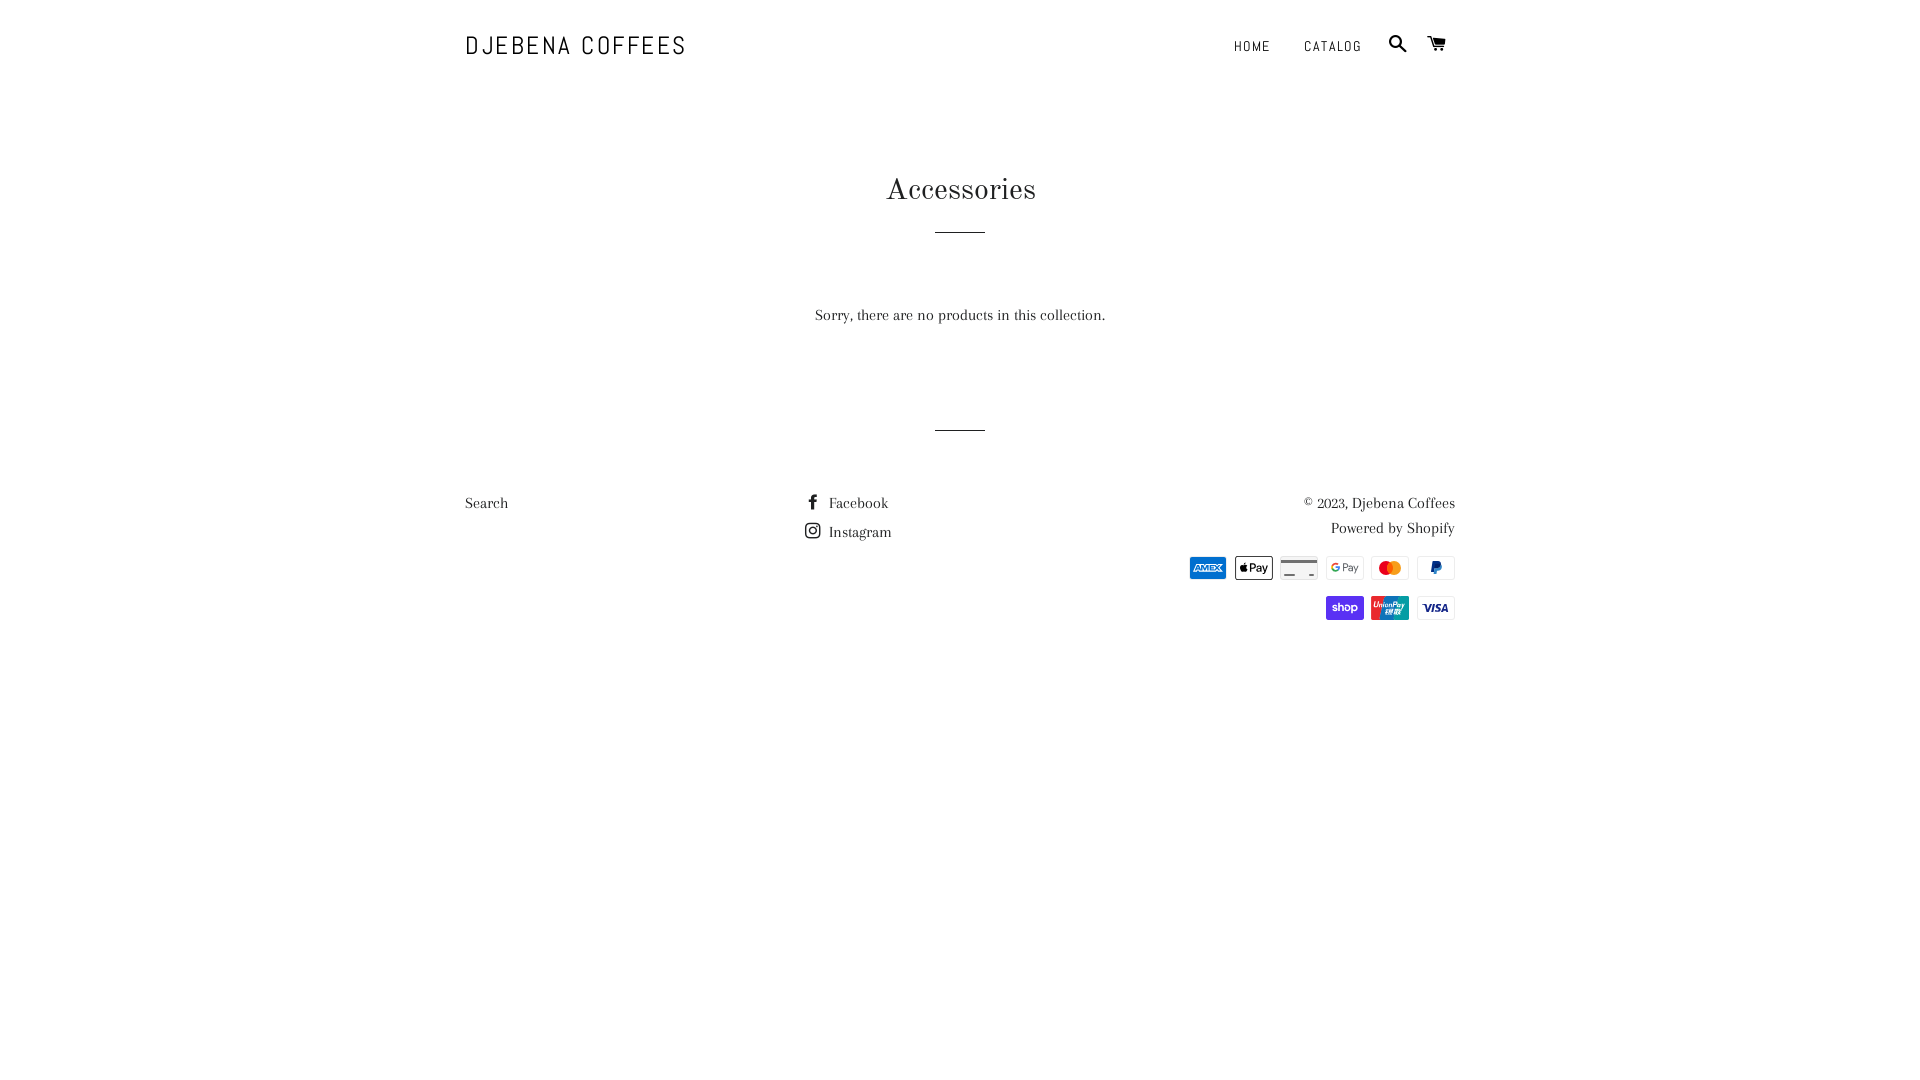 The width and height of the screenshot is (1920, 1080). I want to click on 'SEARCH', so click(1379, 45).